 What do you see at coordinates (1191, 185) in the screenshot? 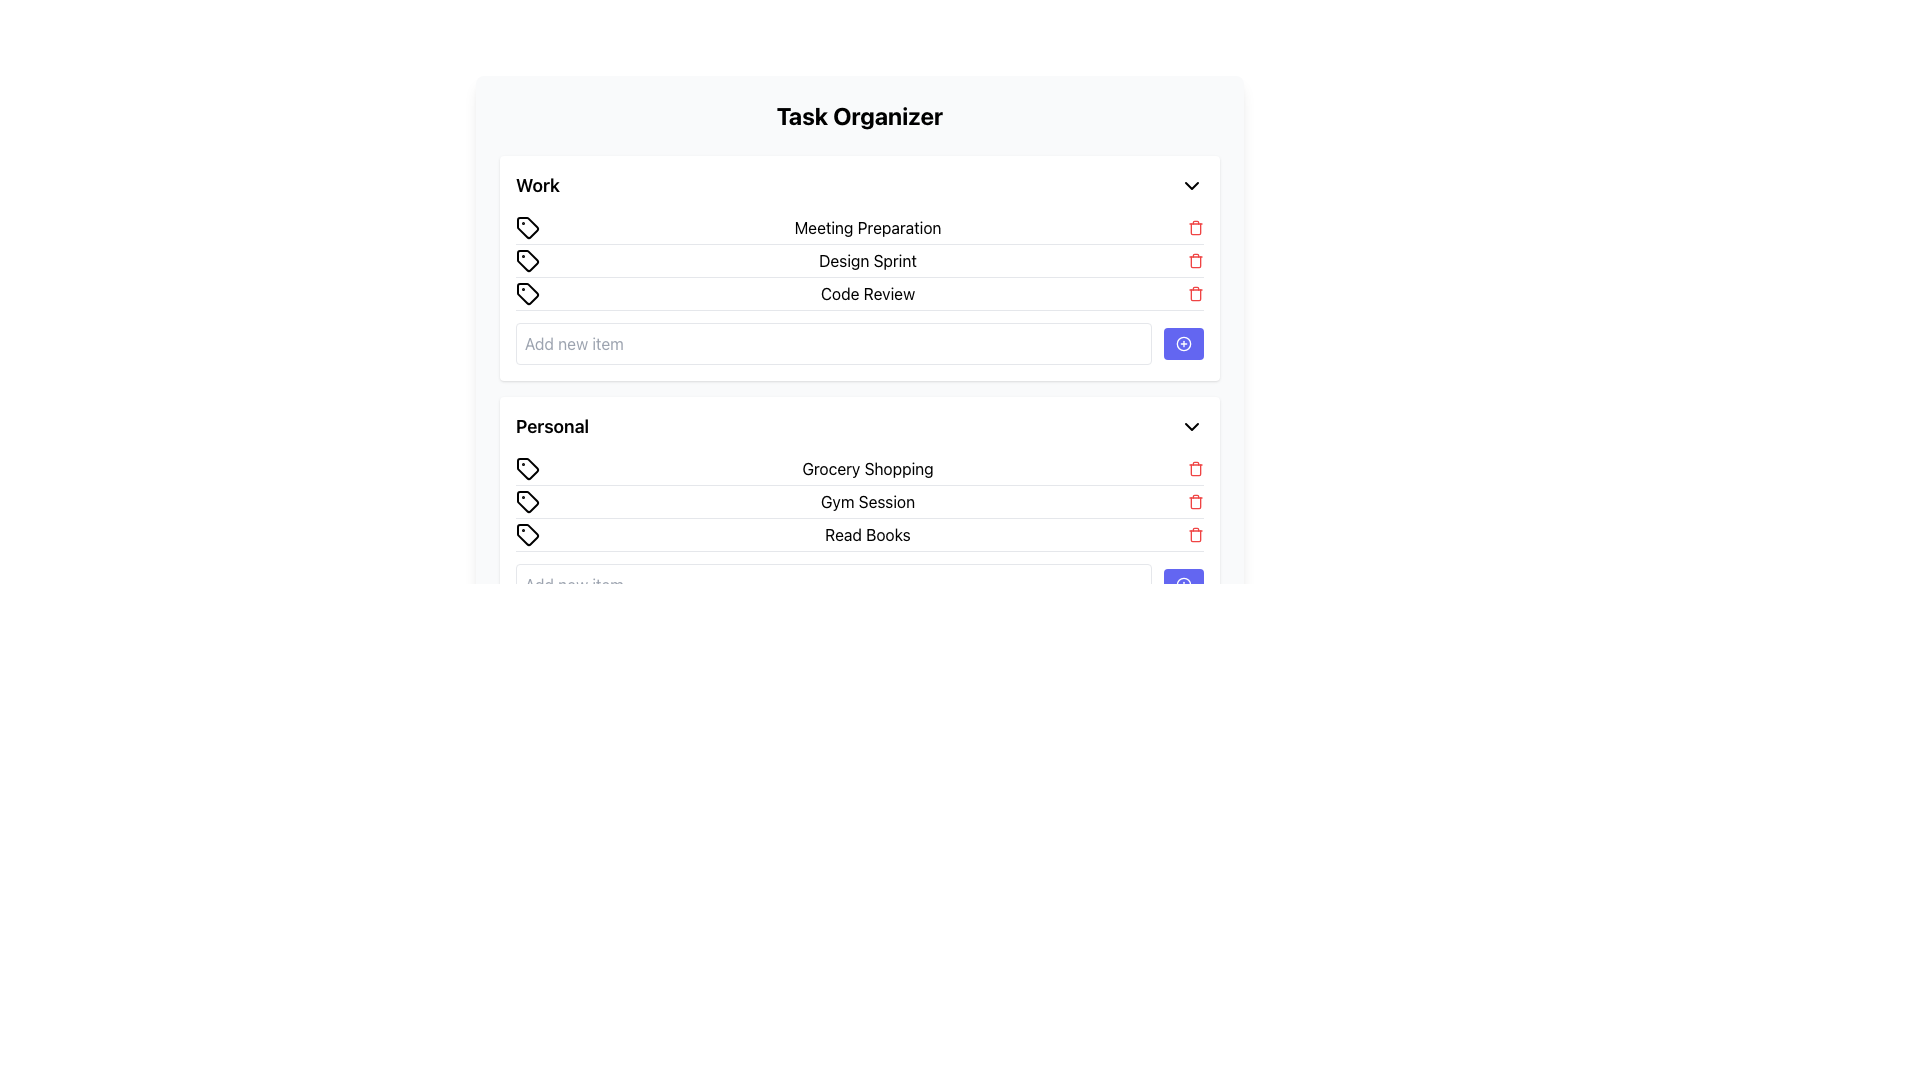
I see `the Chevron Down icon located at the rightmost position of the 'Work' section header` at bounding box center [1191, 185].